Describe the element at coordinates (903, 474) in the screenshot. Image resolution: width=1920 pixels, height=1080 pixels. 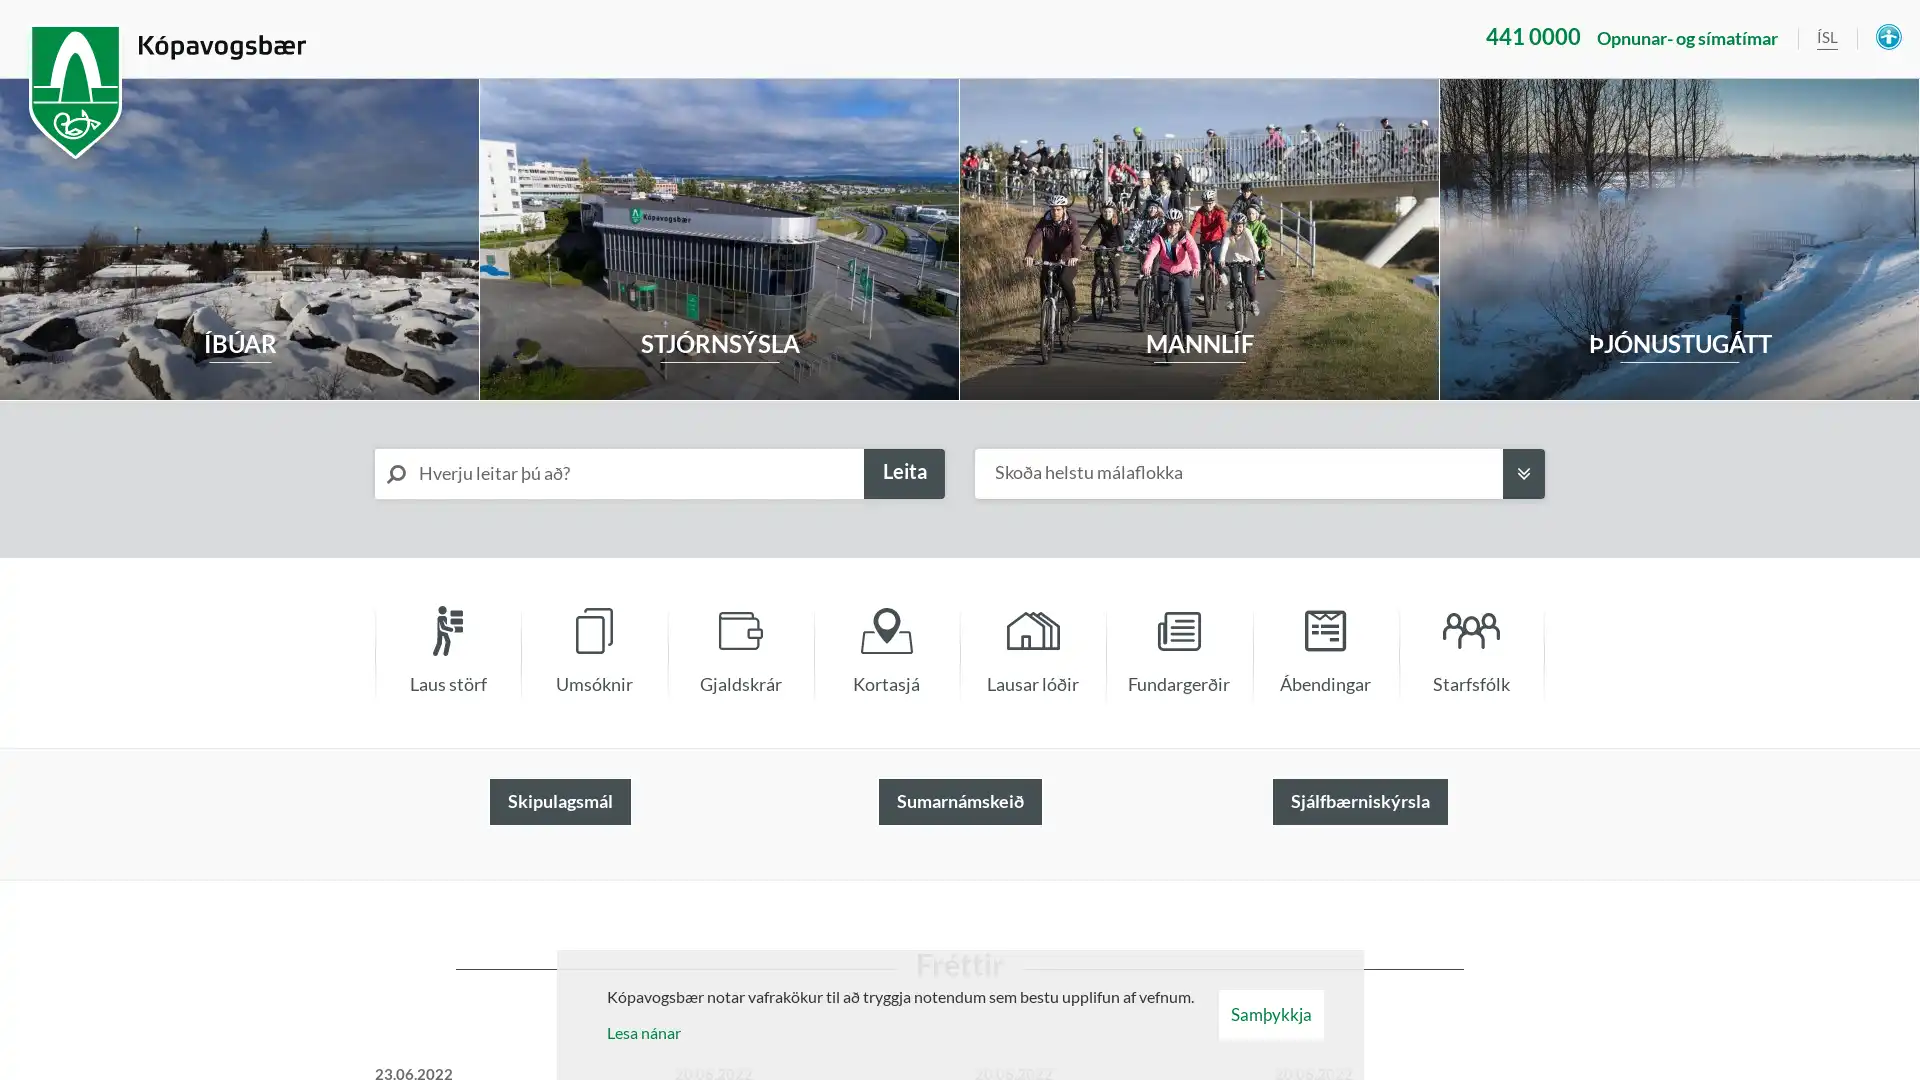
I see `Leita` at that location.